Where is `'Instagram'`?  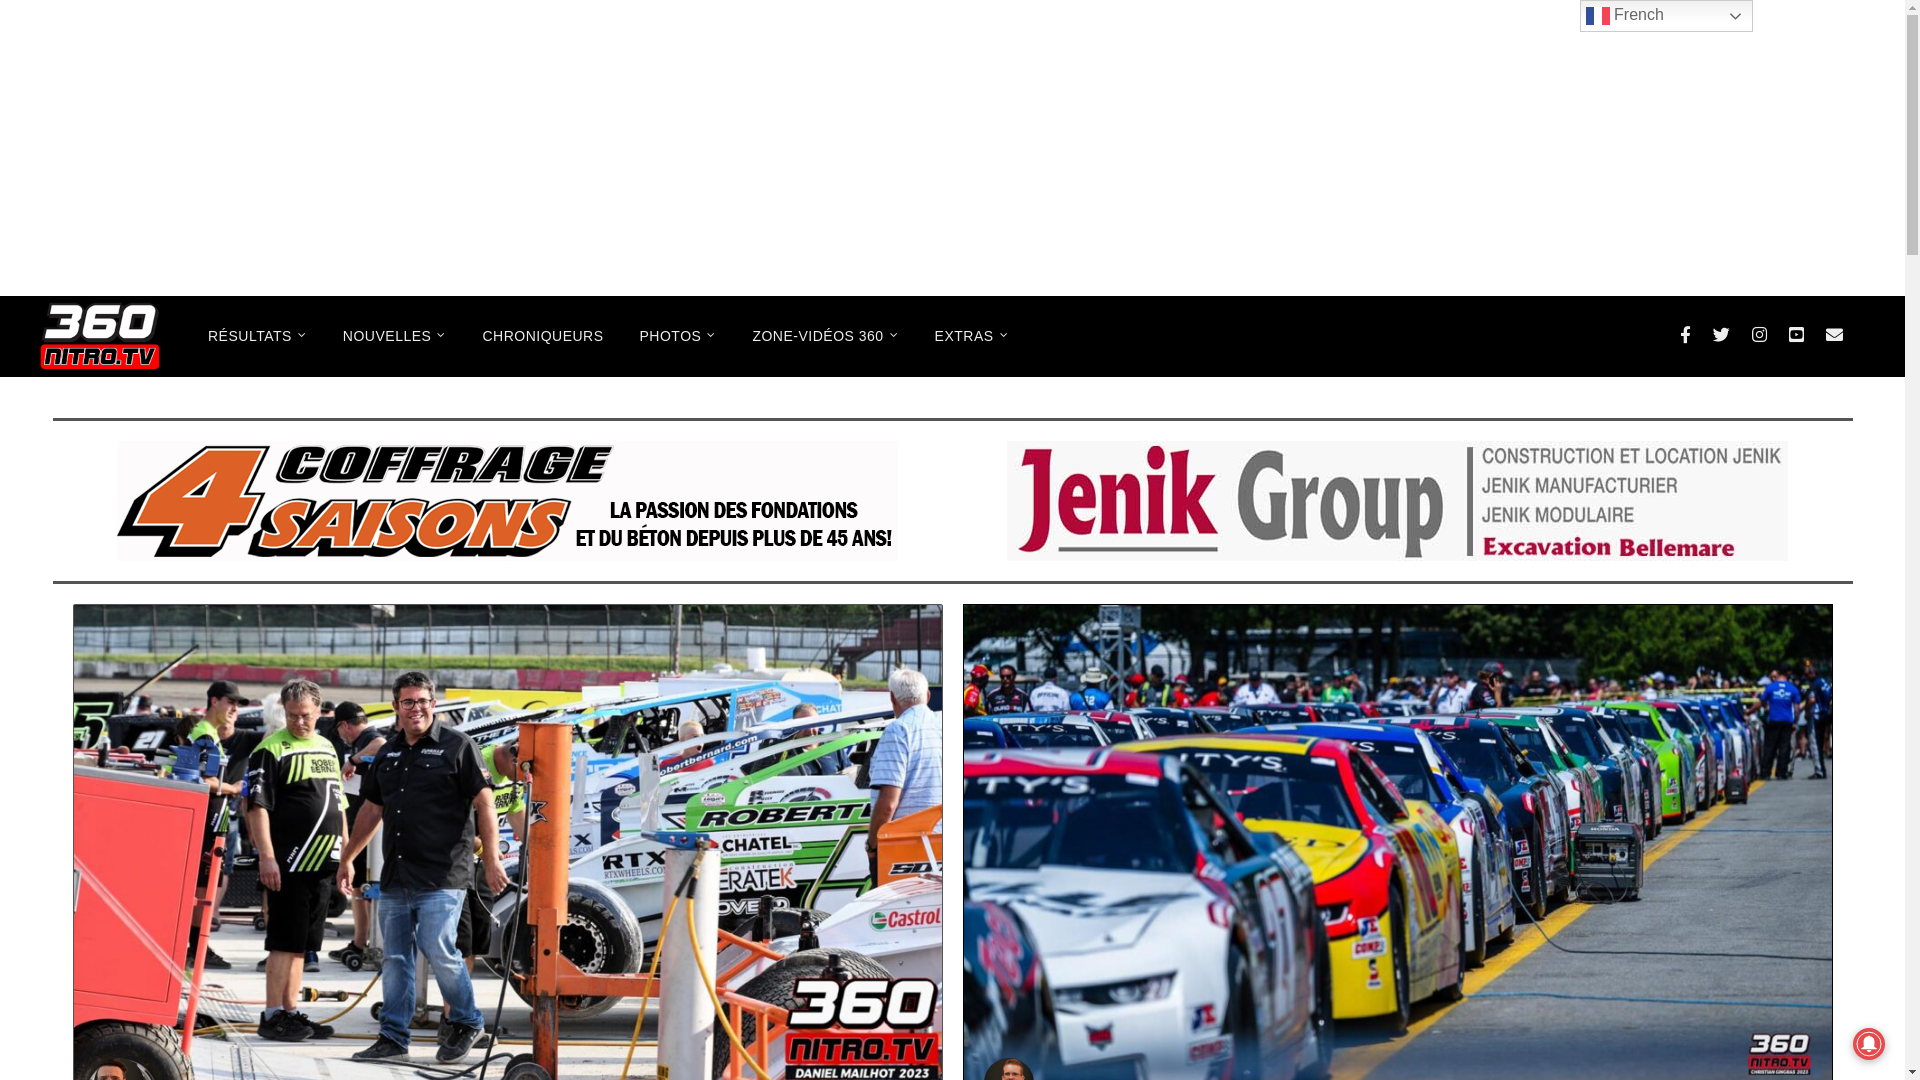
'Instagram' is located at coordinates (1758, 334).